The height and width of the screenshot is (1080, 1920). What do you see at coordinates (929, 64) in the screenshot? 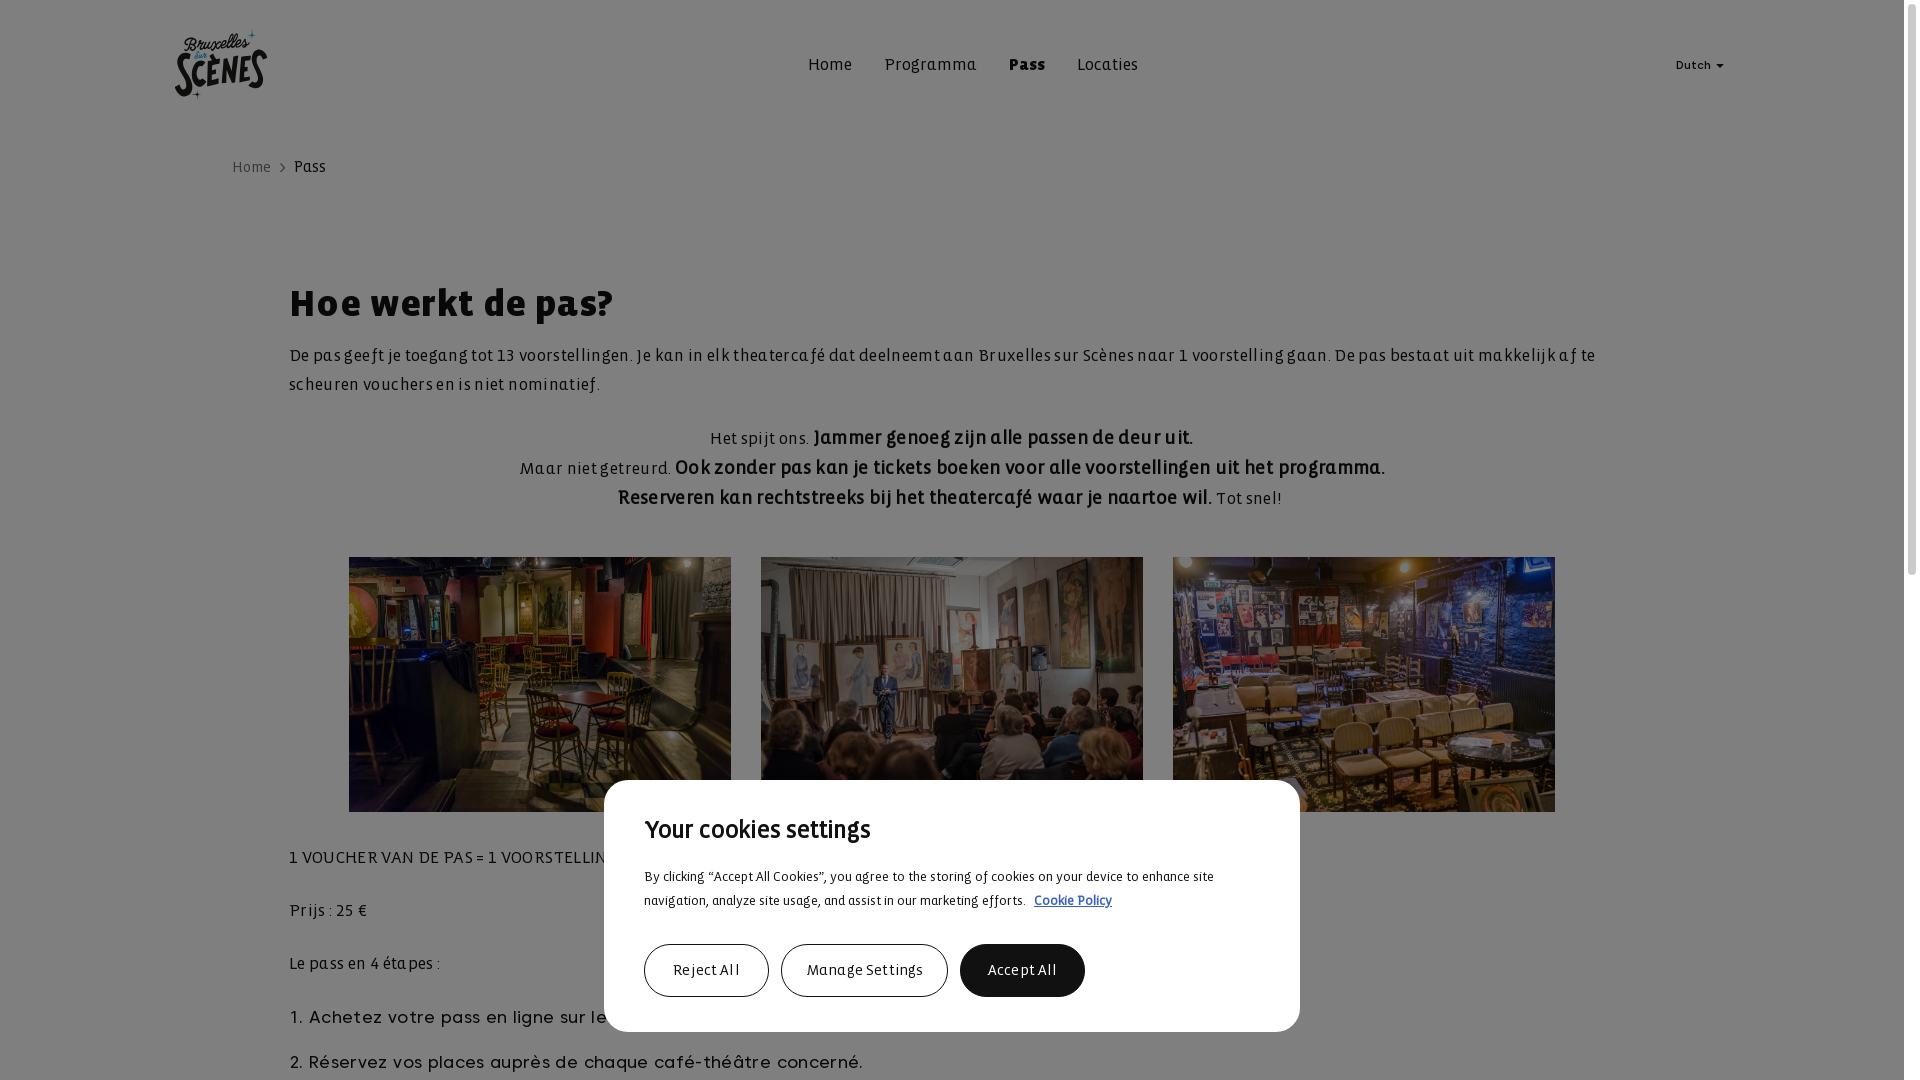
I see `'Programma'` at bounding box center [929, 64].